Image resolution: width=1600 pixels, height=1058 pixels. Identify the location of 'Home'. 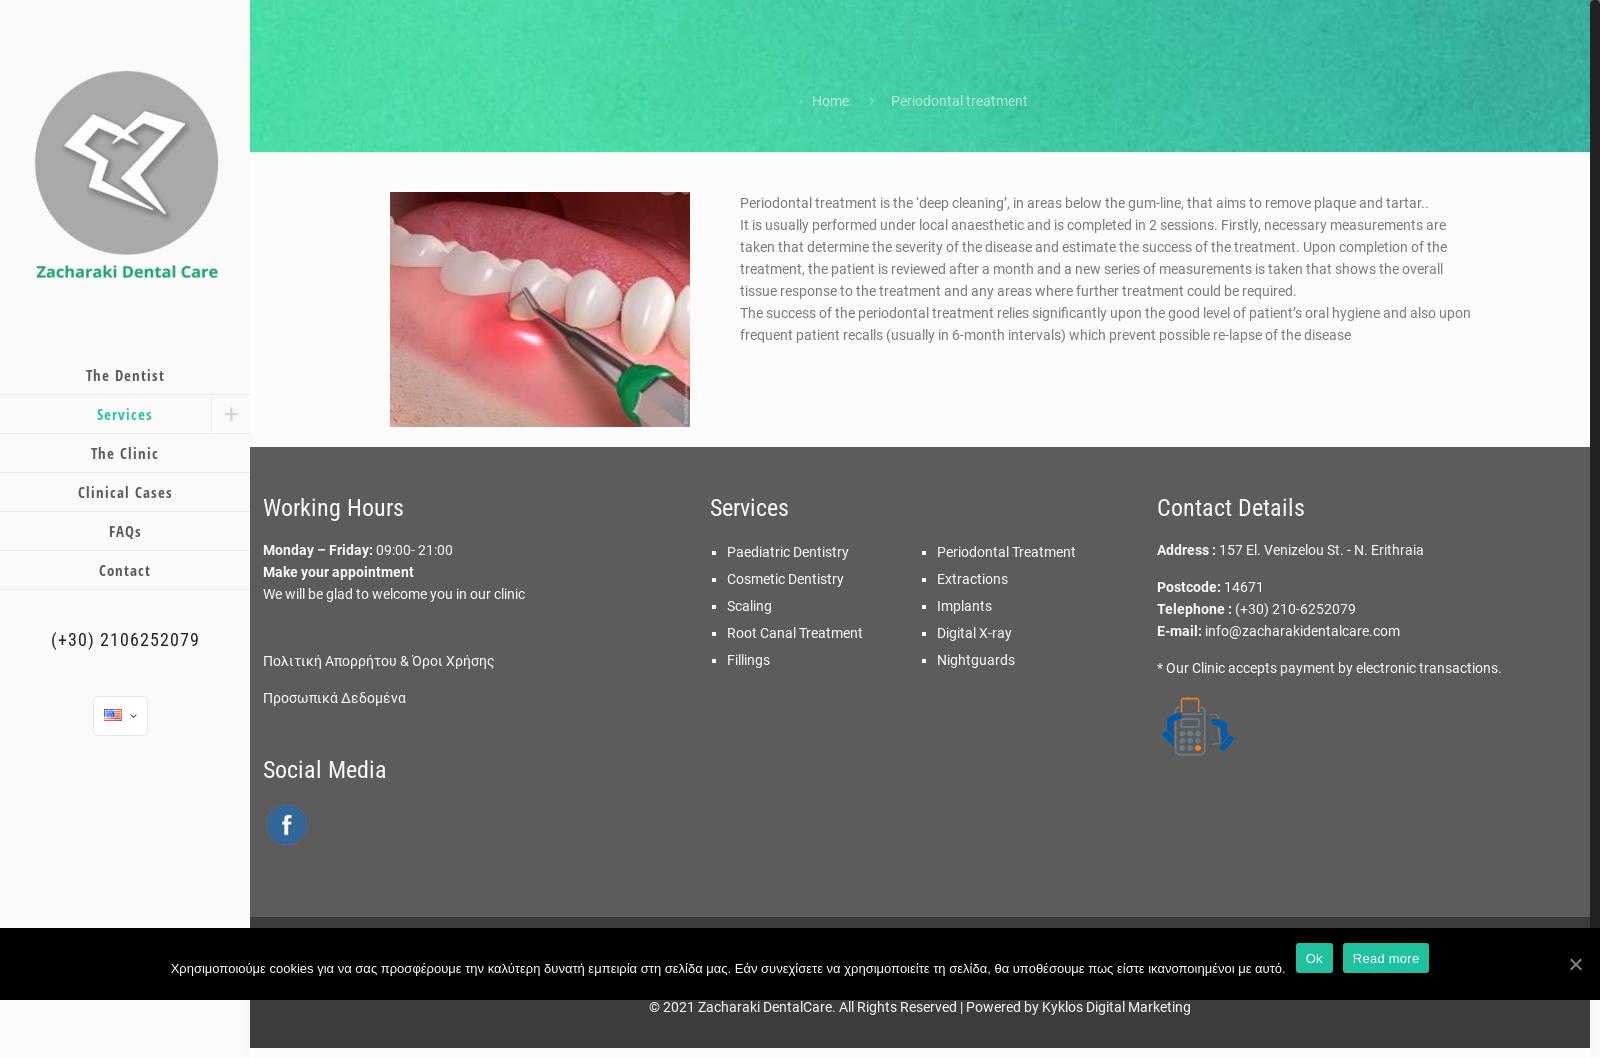
(828, 100).